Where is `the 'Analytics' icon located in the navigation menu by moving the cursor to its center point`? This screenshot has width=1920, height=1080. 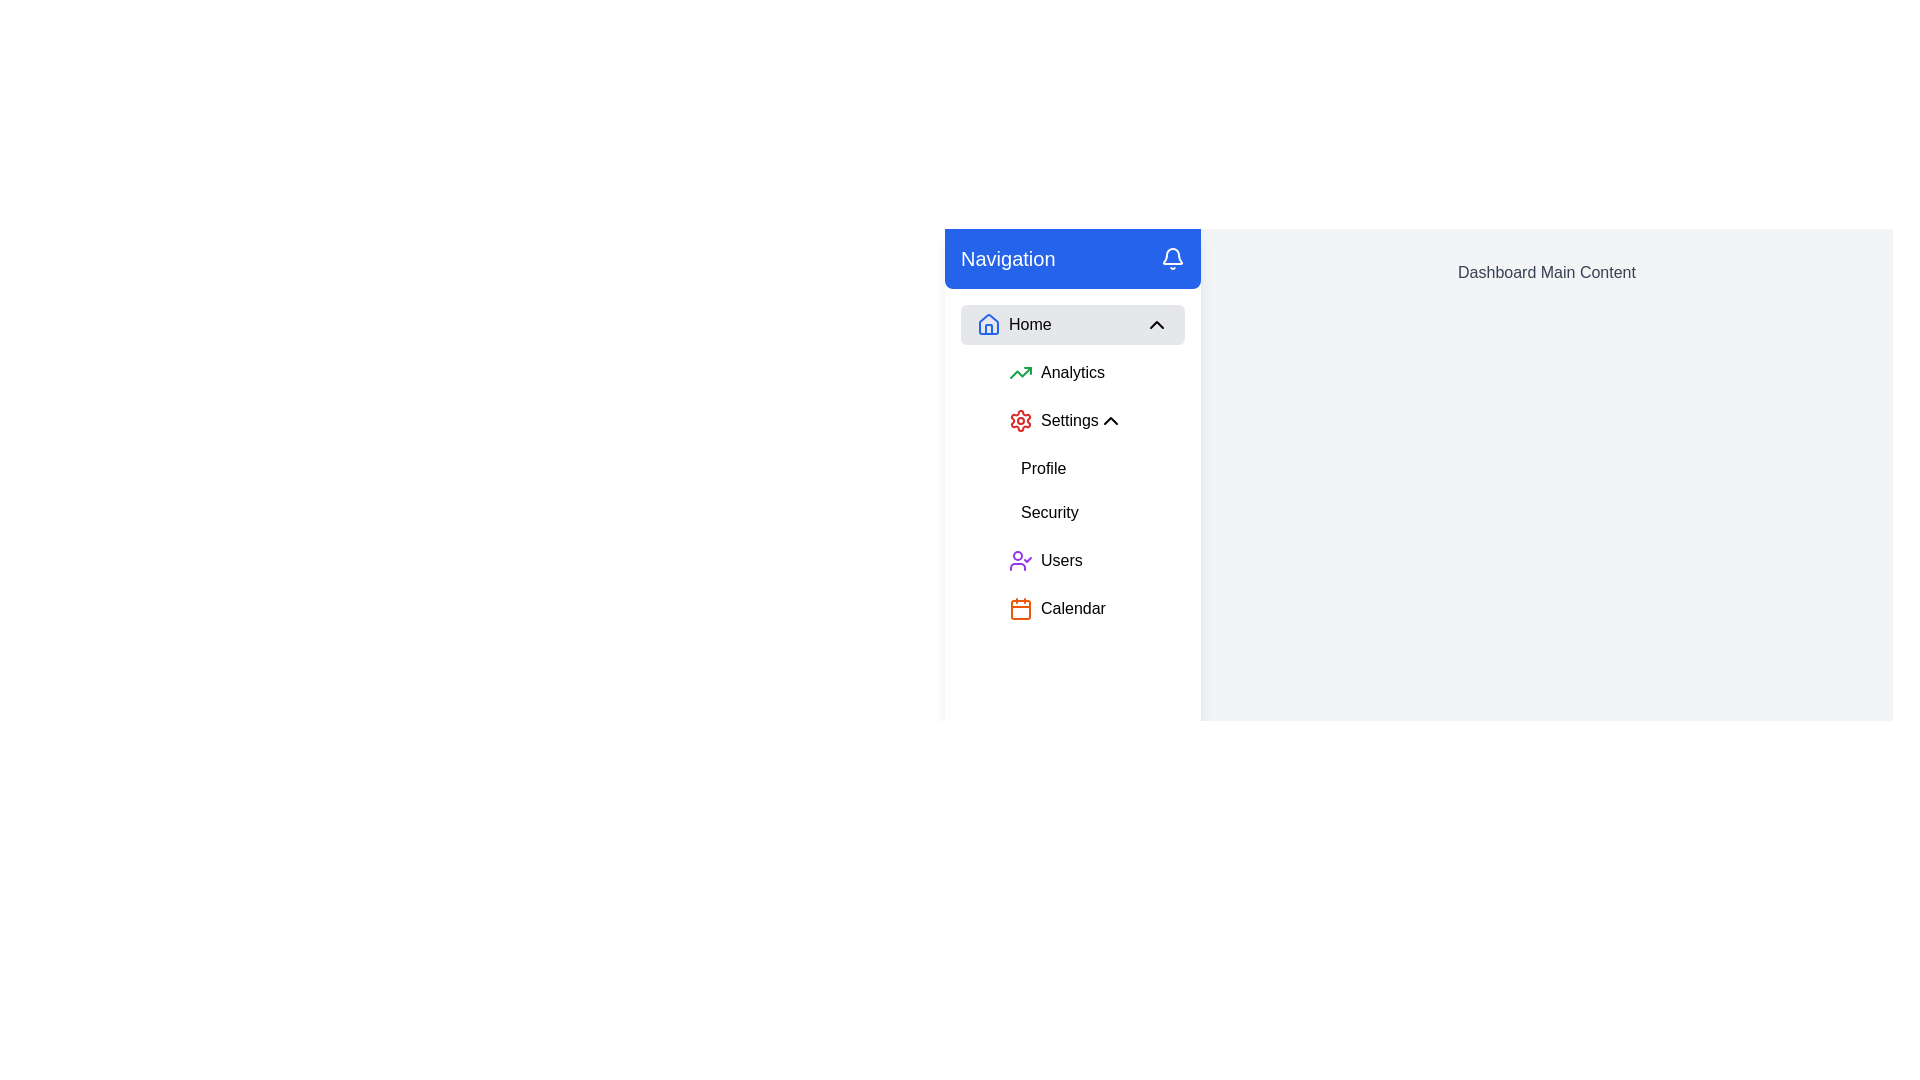
the 'Analytics' icon located in the navigation menu by moving the cursor to its center point is located at coordinates (1021, 373).